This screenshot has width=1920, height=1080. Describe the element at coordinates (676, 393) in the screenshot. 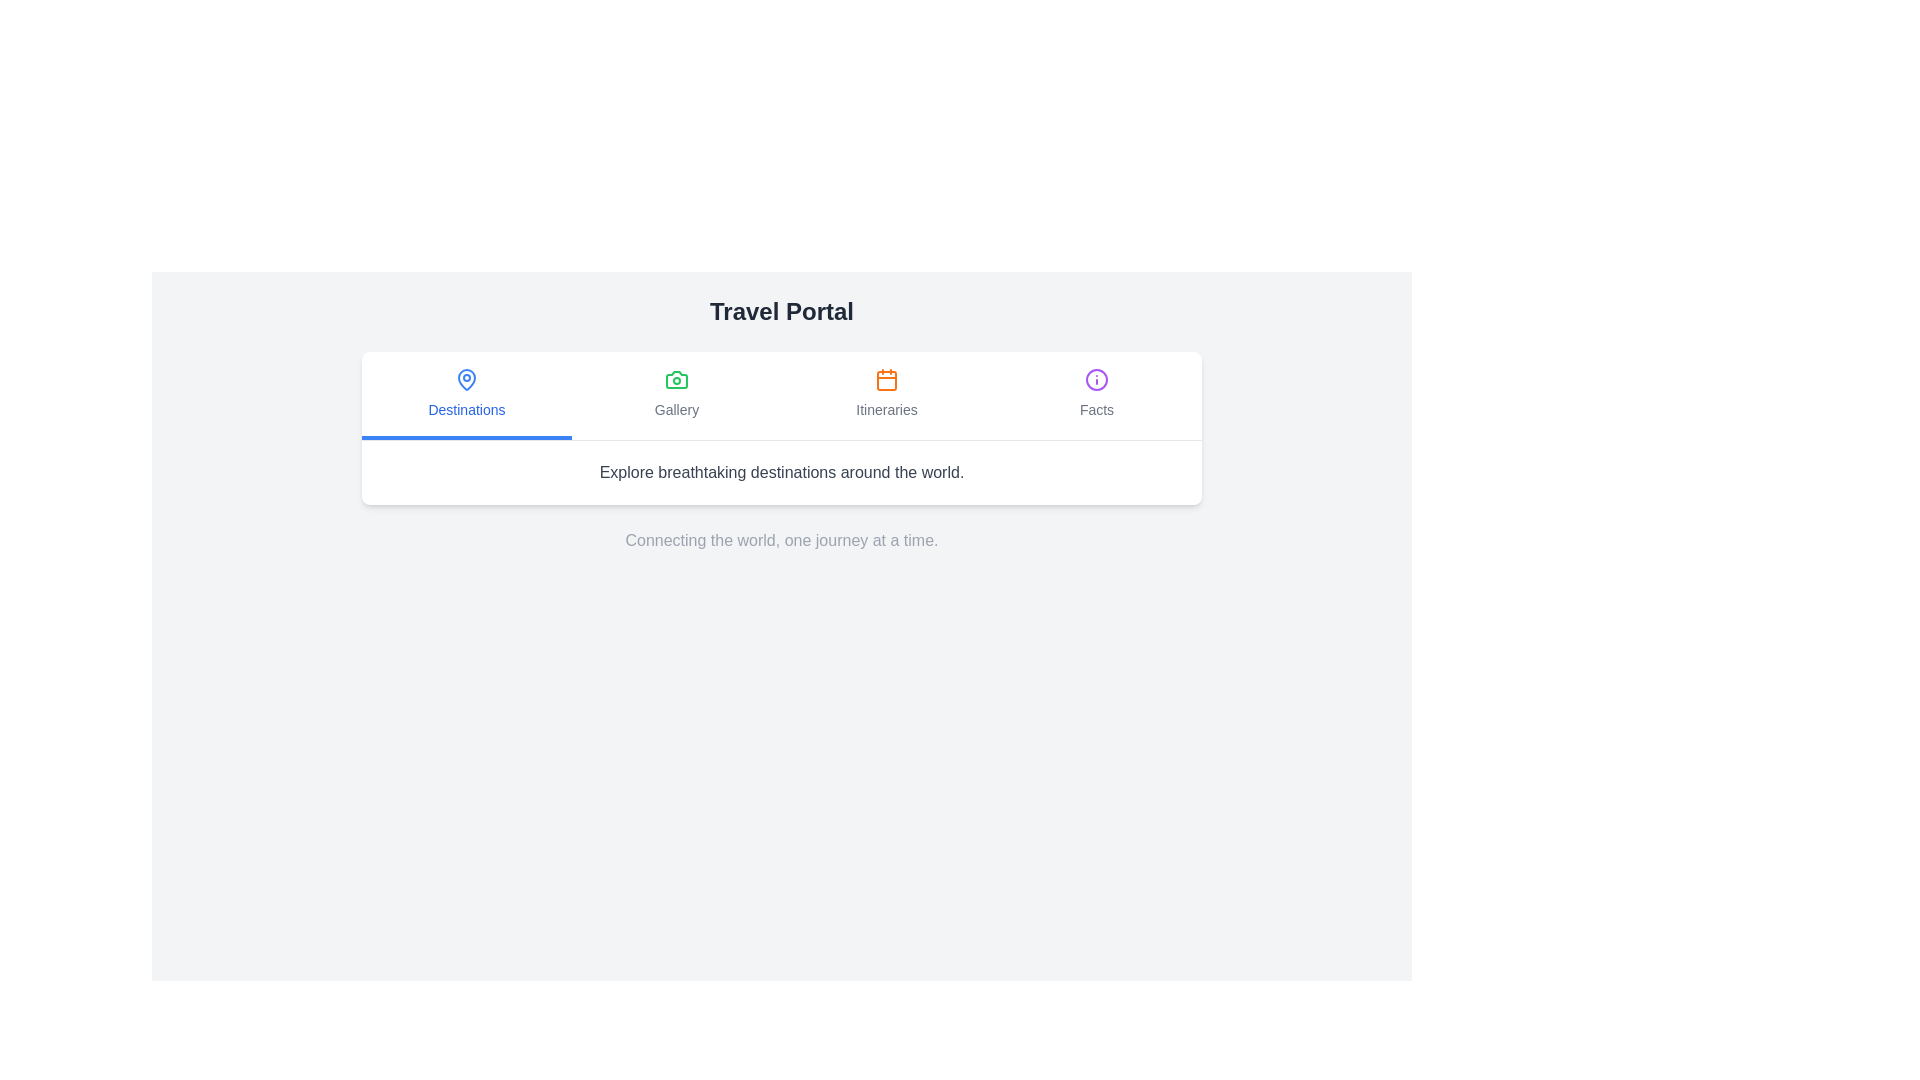

I see `the 'Gallery' navigation item located centrally in the horizontal menu, positioned between 'Destinations' and 'Itineraries'` at that location.